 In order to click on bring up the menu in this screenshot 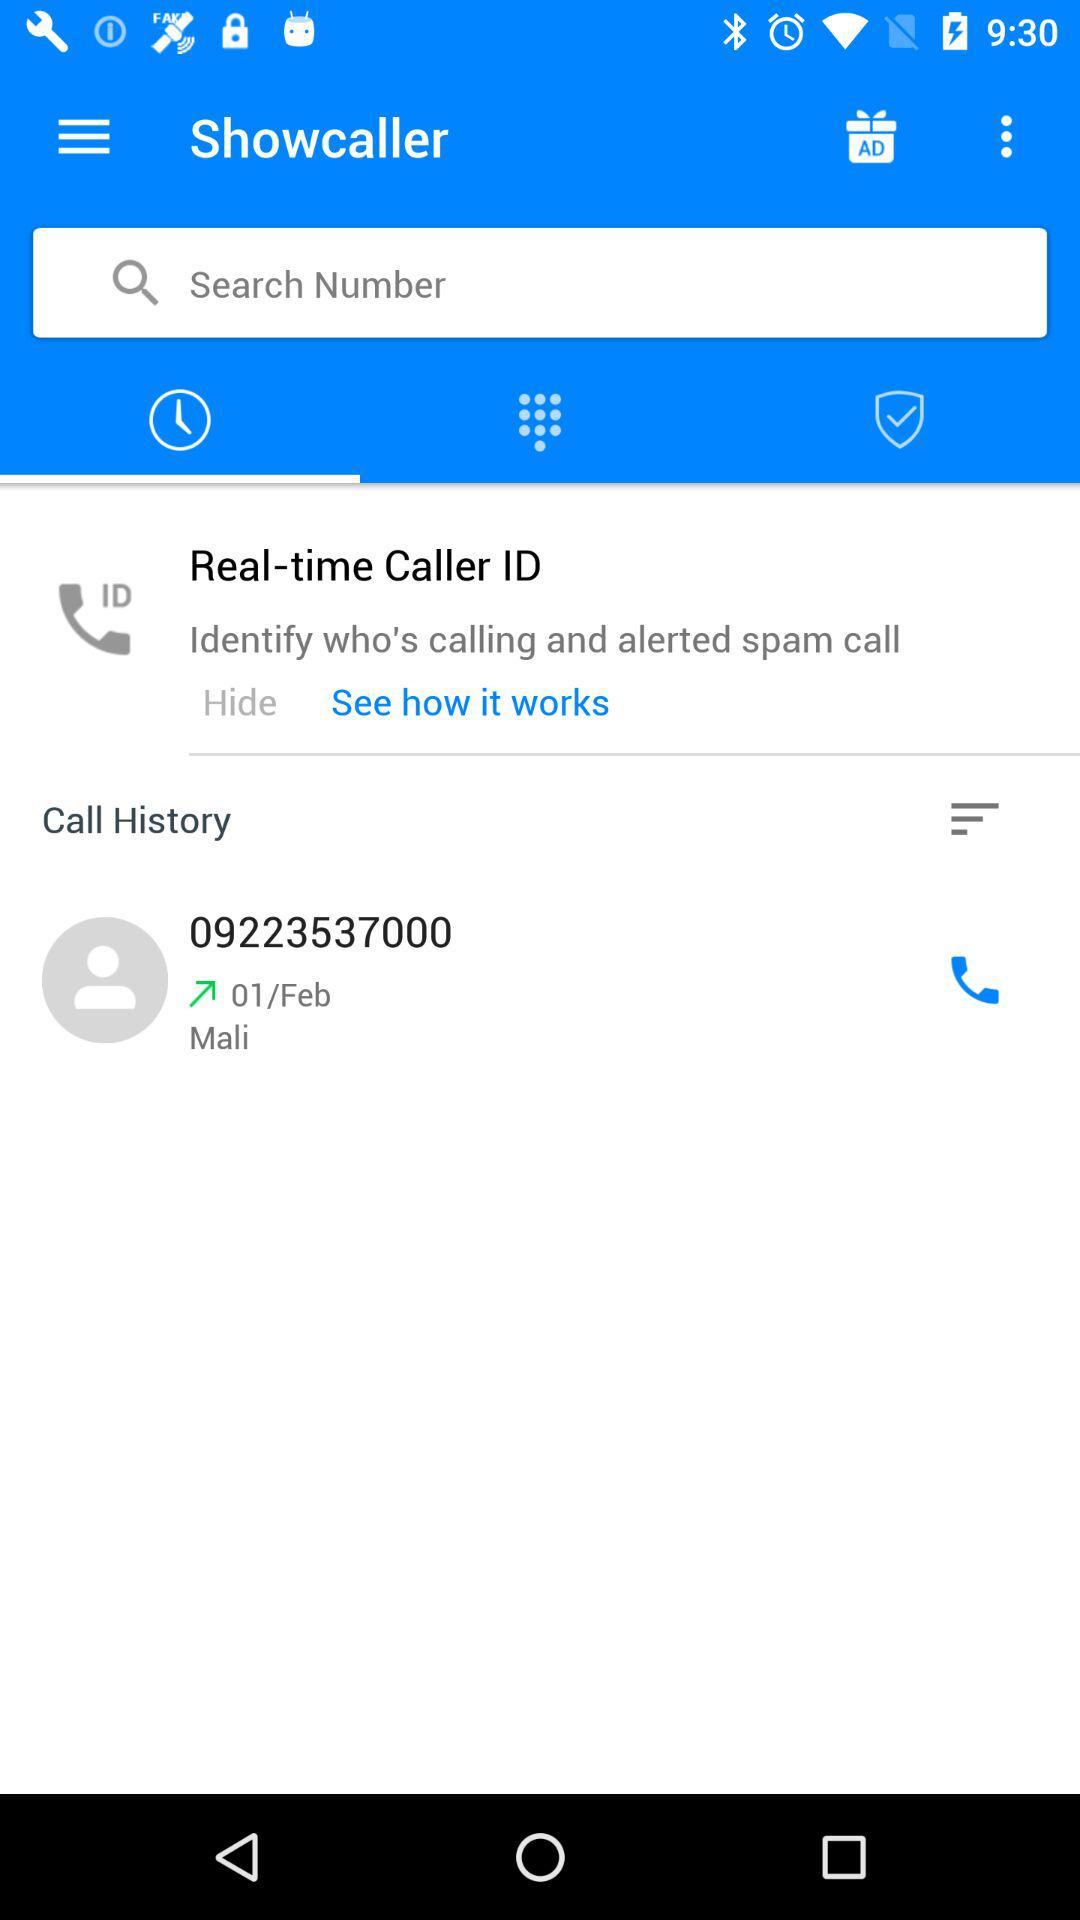, I will do `click(83, 135)`.